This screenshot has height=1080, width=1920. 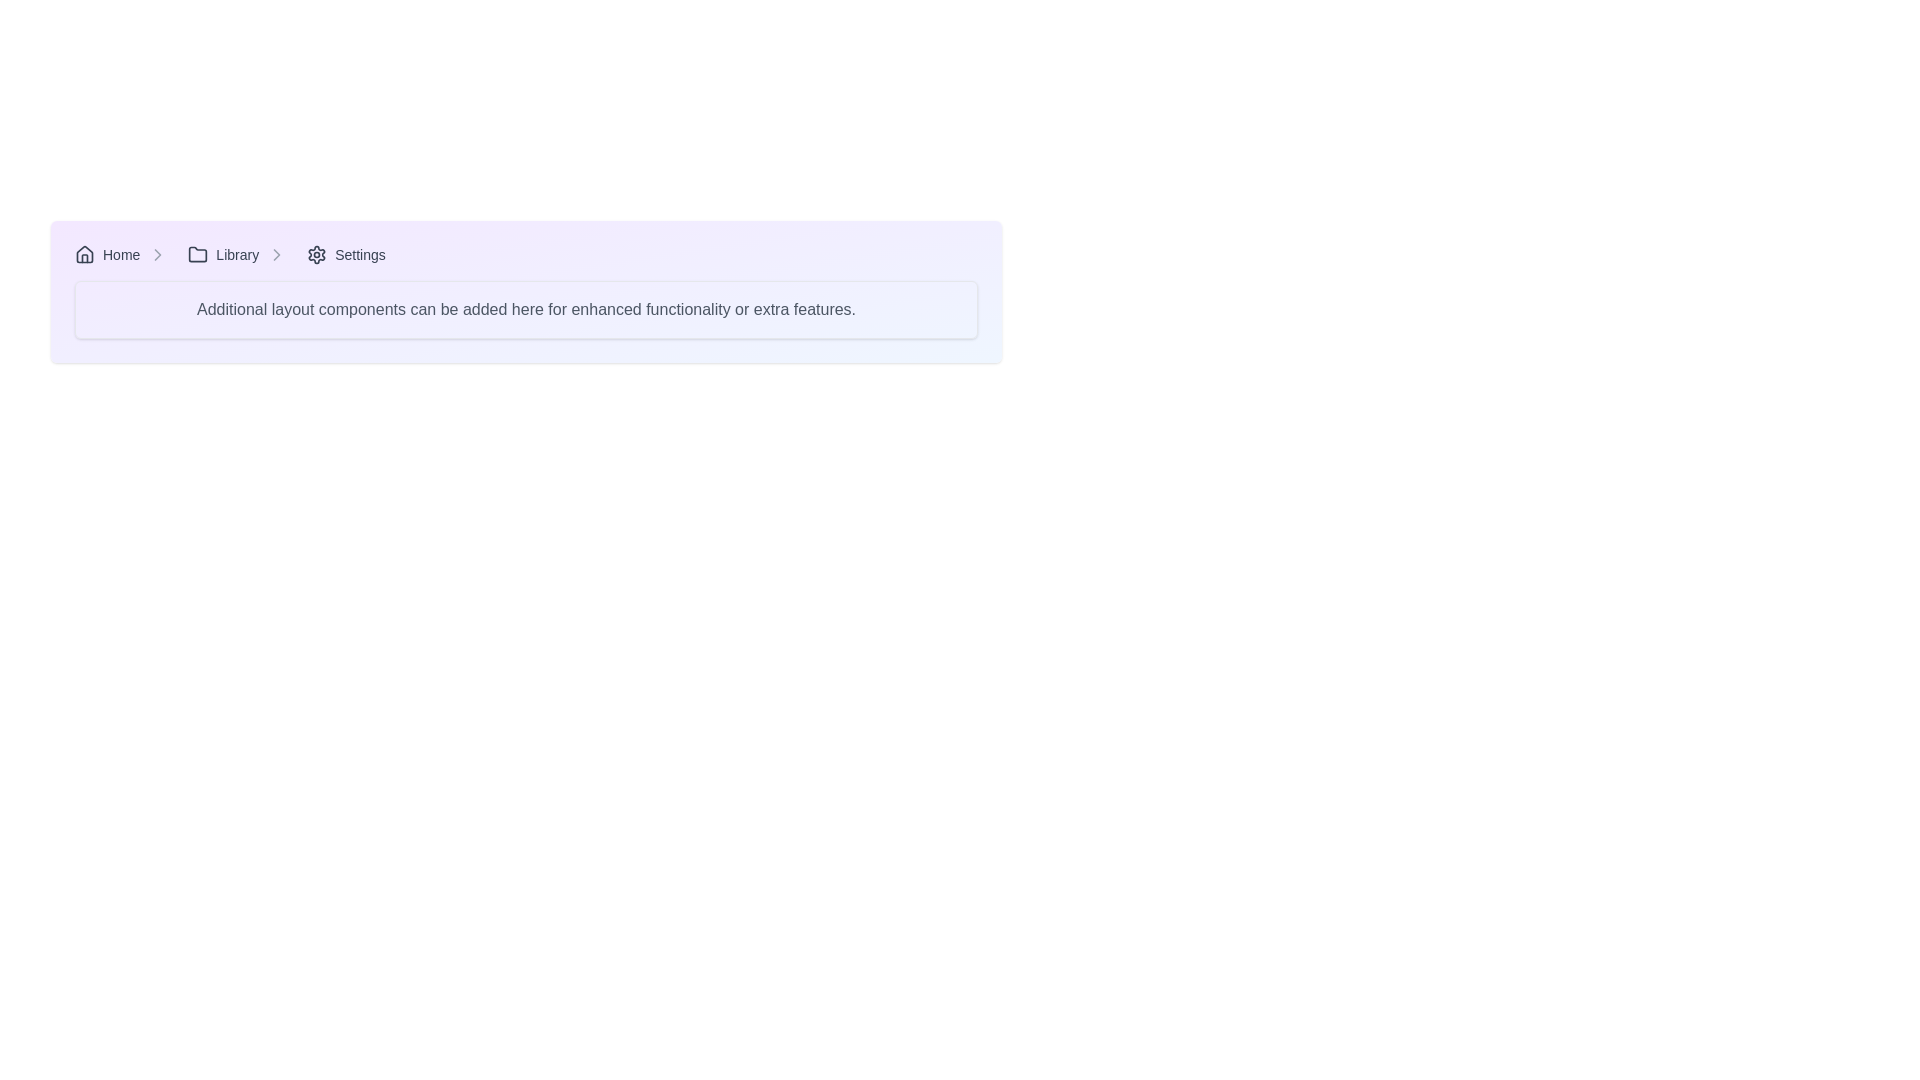 I want to click on the 'Home' icon located in the top-left corner of the interface, which is part of the breadcrumb navigation bar and positioned to the left of the 'Home' text, so click(x=84, y=253).